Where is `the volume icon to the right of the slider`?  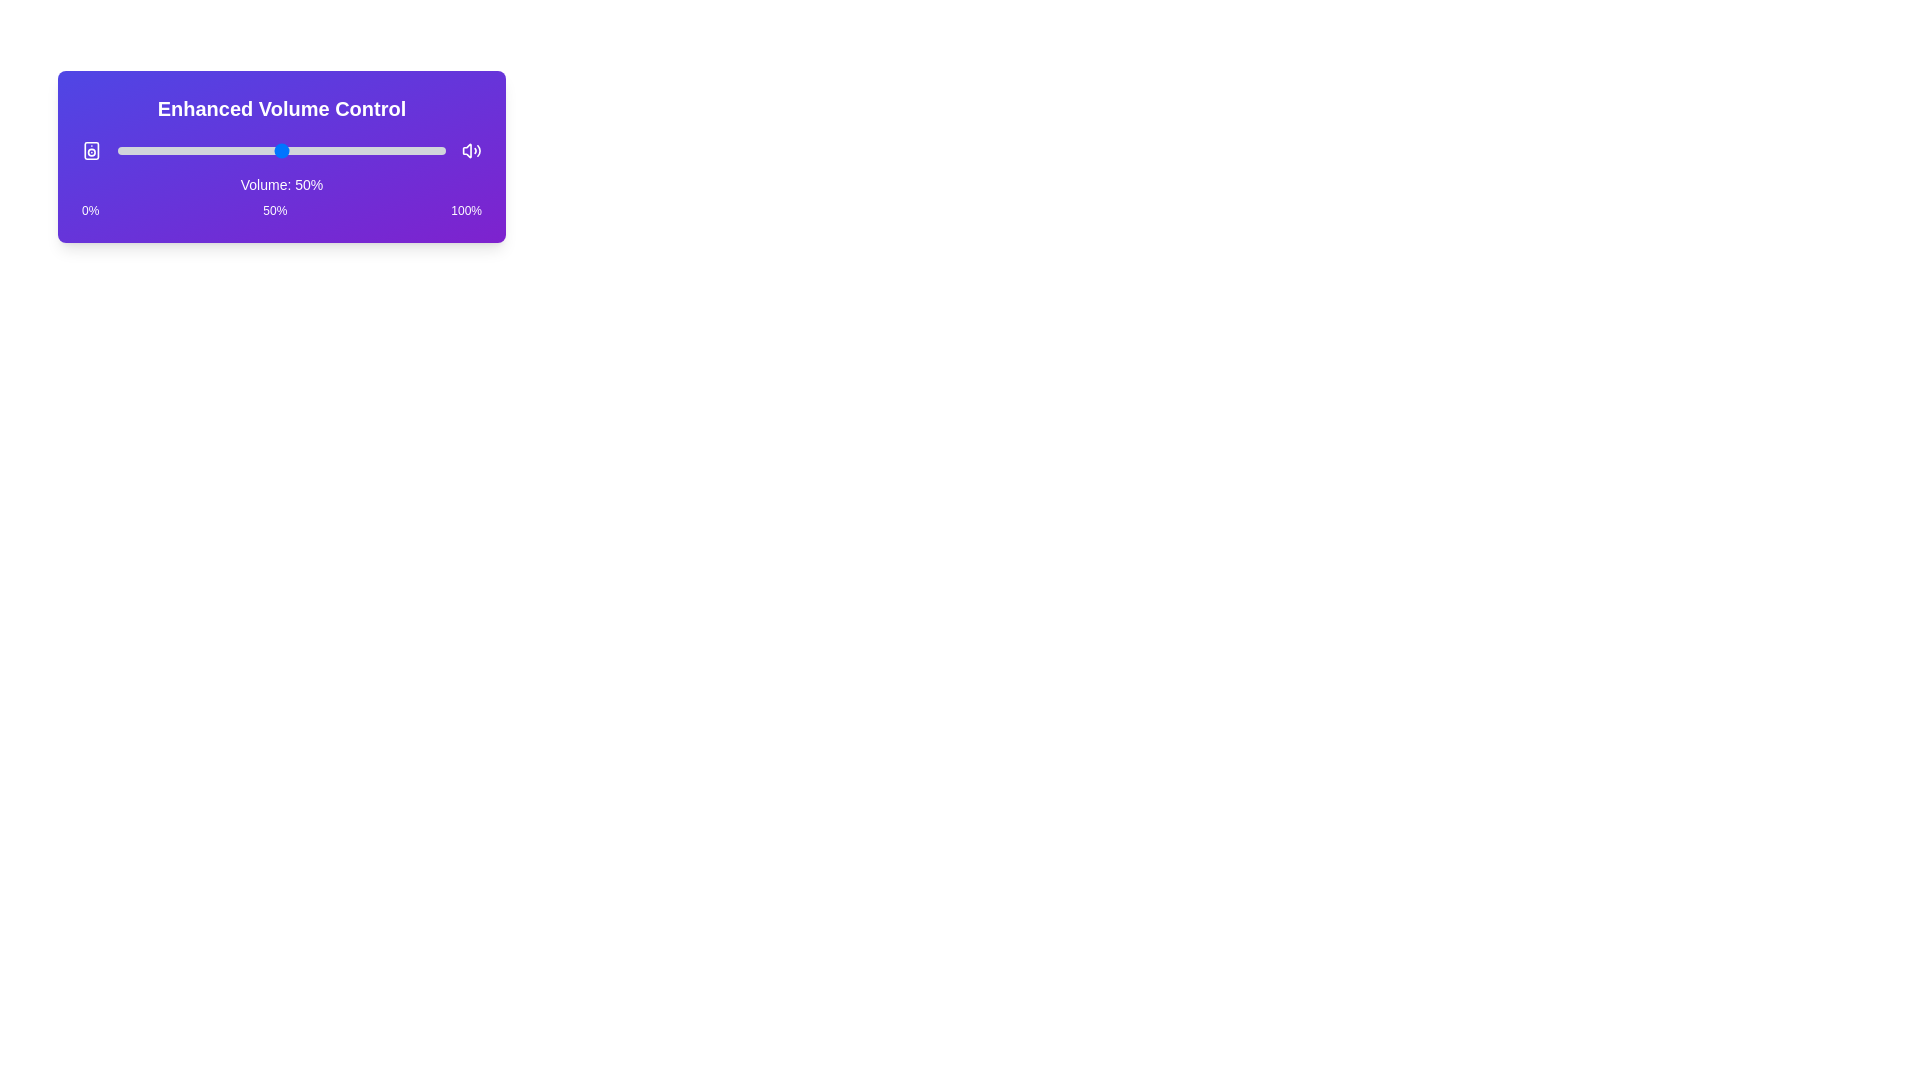 the volume icon to the right of the slider is located at coordinates (470, 149).